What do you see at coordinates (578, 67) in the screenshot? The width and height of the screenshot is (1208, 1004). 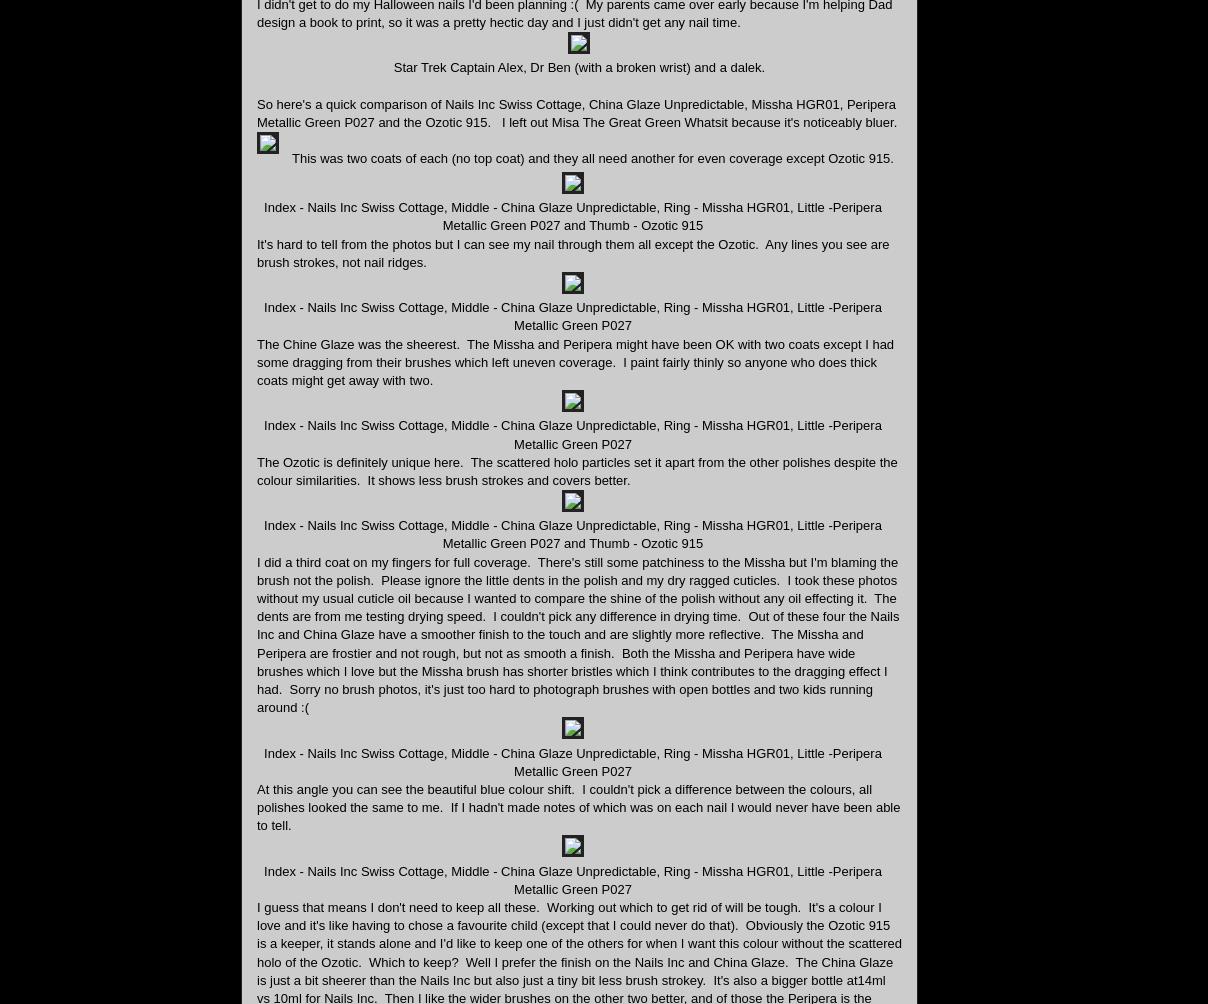 I see `'Star Trek Captain Alex, Dr Ben (with a broken wrist) and a dalek.'` at bounding box center [578, 67].